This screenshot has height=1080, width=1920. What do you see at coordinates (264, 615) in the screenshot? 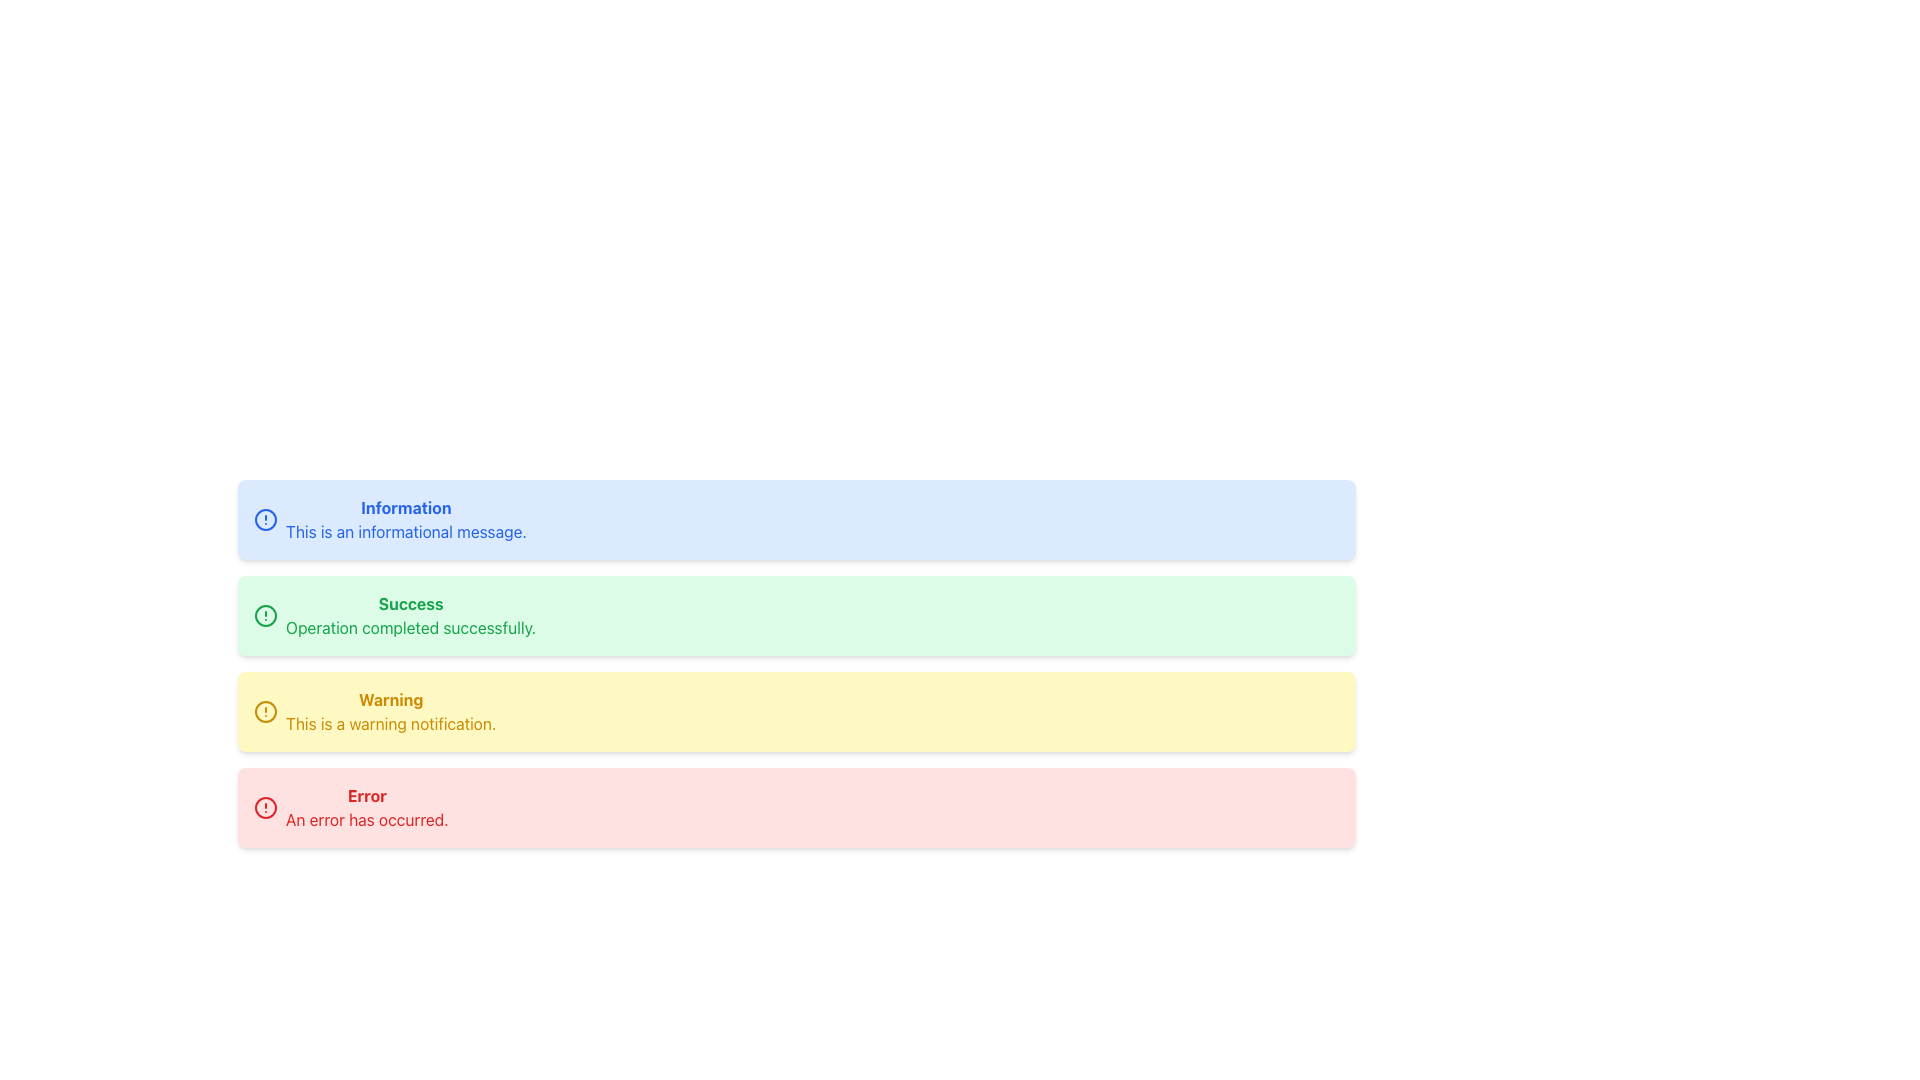
I see `the Circle Graphics Component that symbolizes success, located to the left of 'Success' in the second notification of the vertical list` at bounding box center [264, 615].